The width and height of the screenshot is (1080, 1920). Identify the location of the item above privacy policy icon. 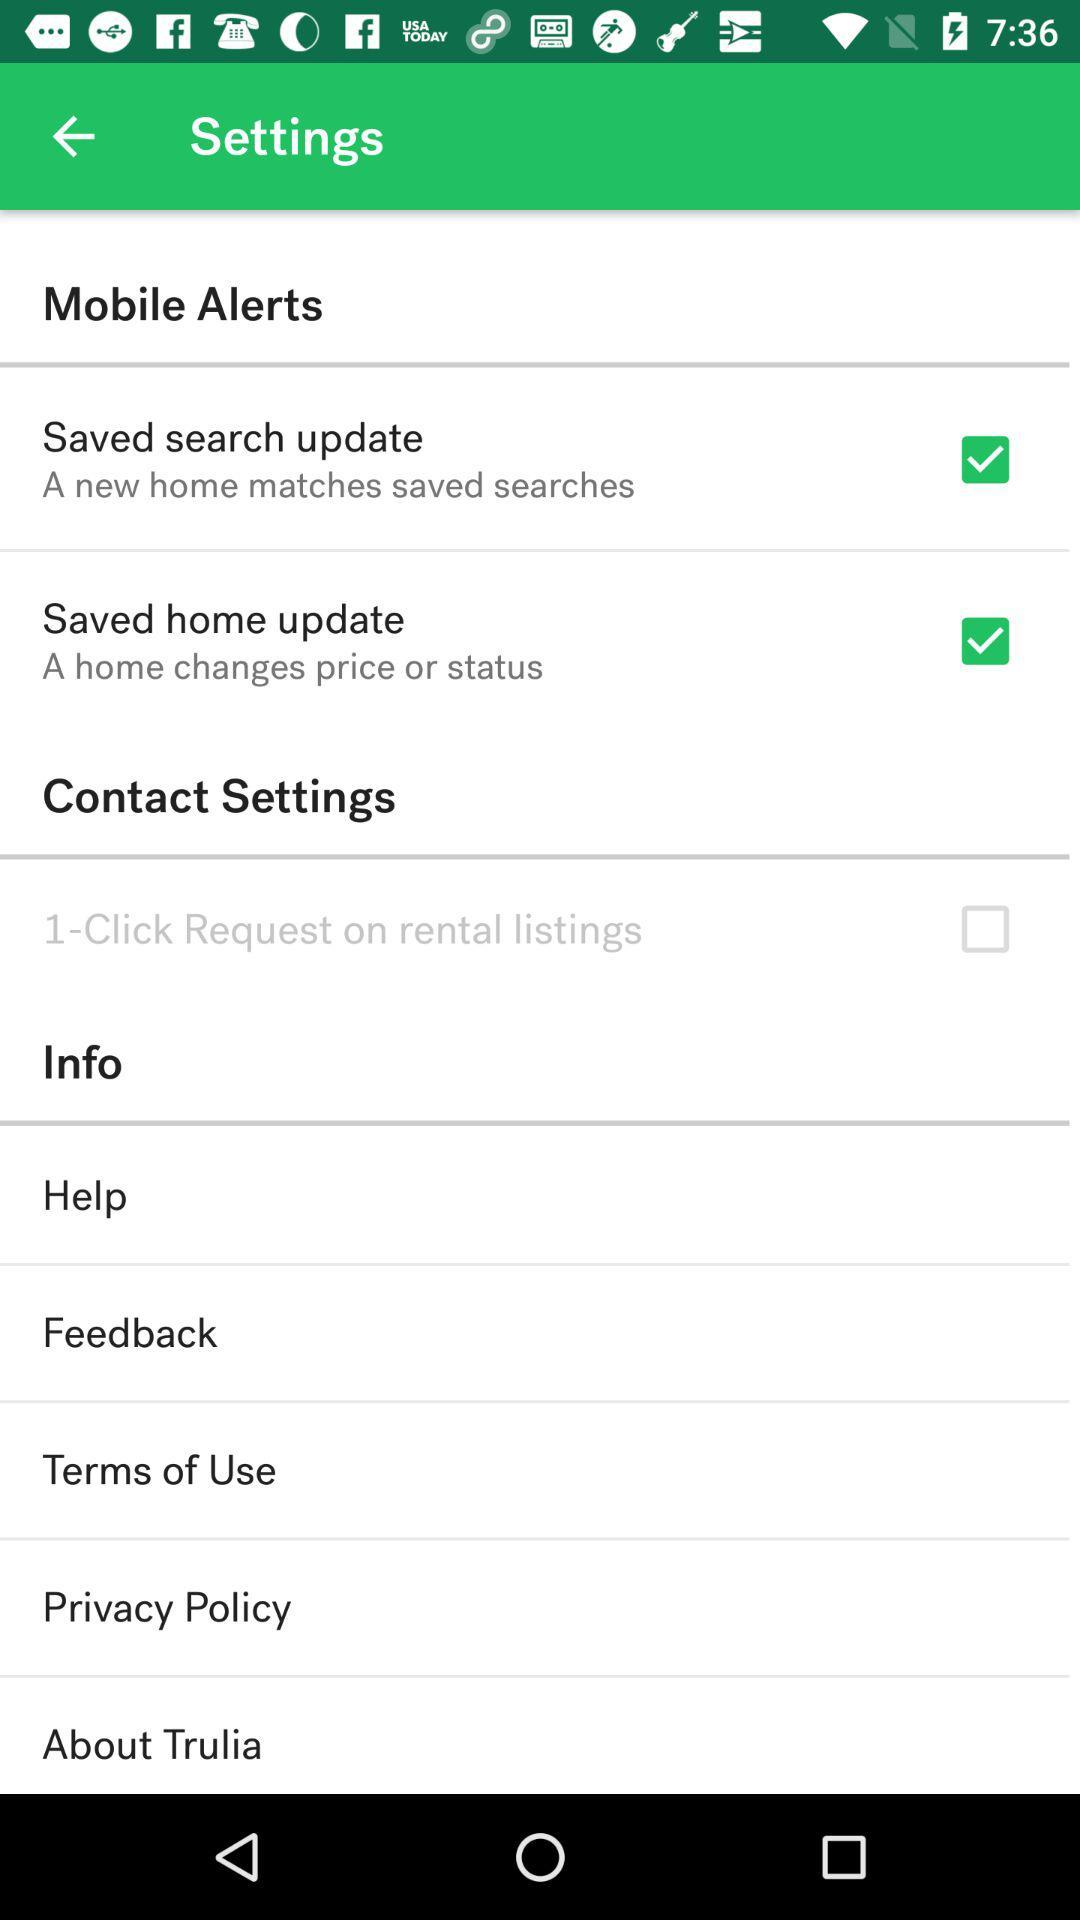
(158, 1470).